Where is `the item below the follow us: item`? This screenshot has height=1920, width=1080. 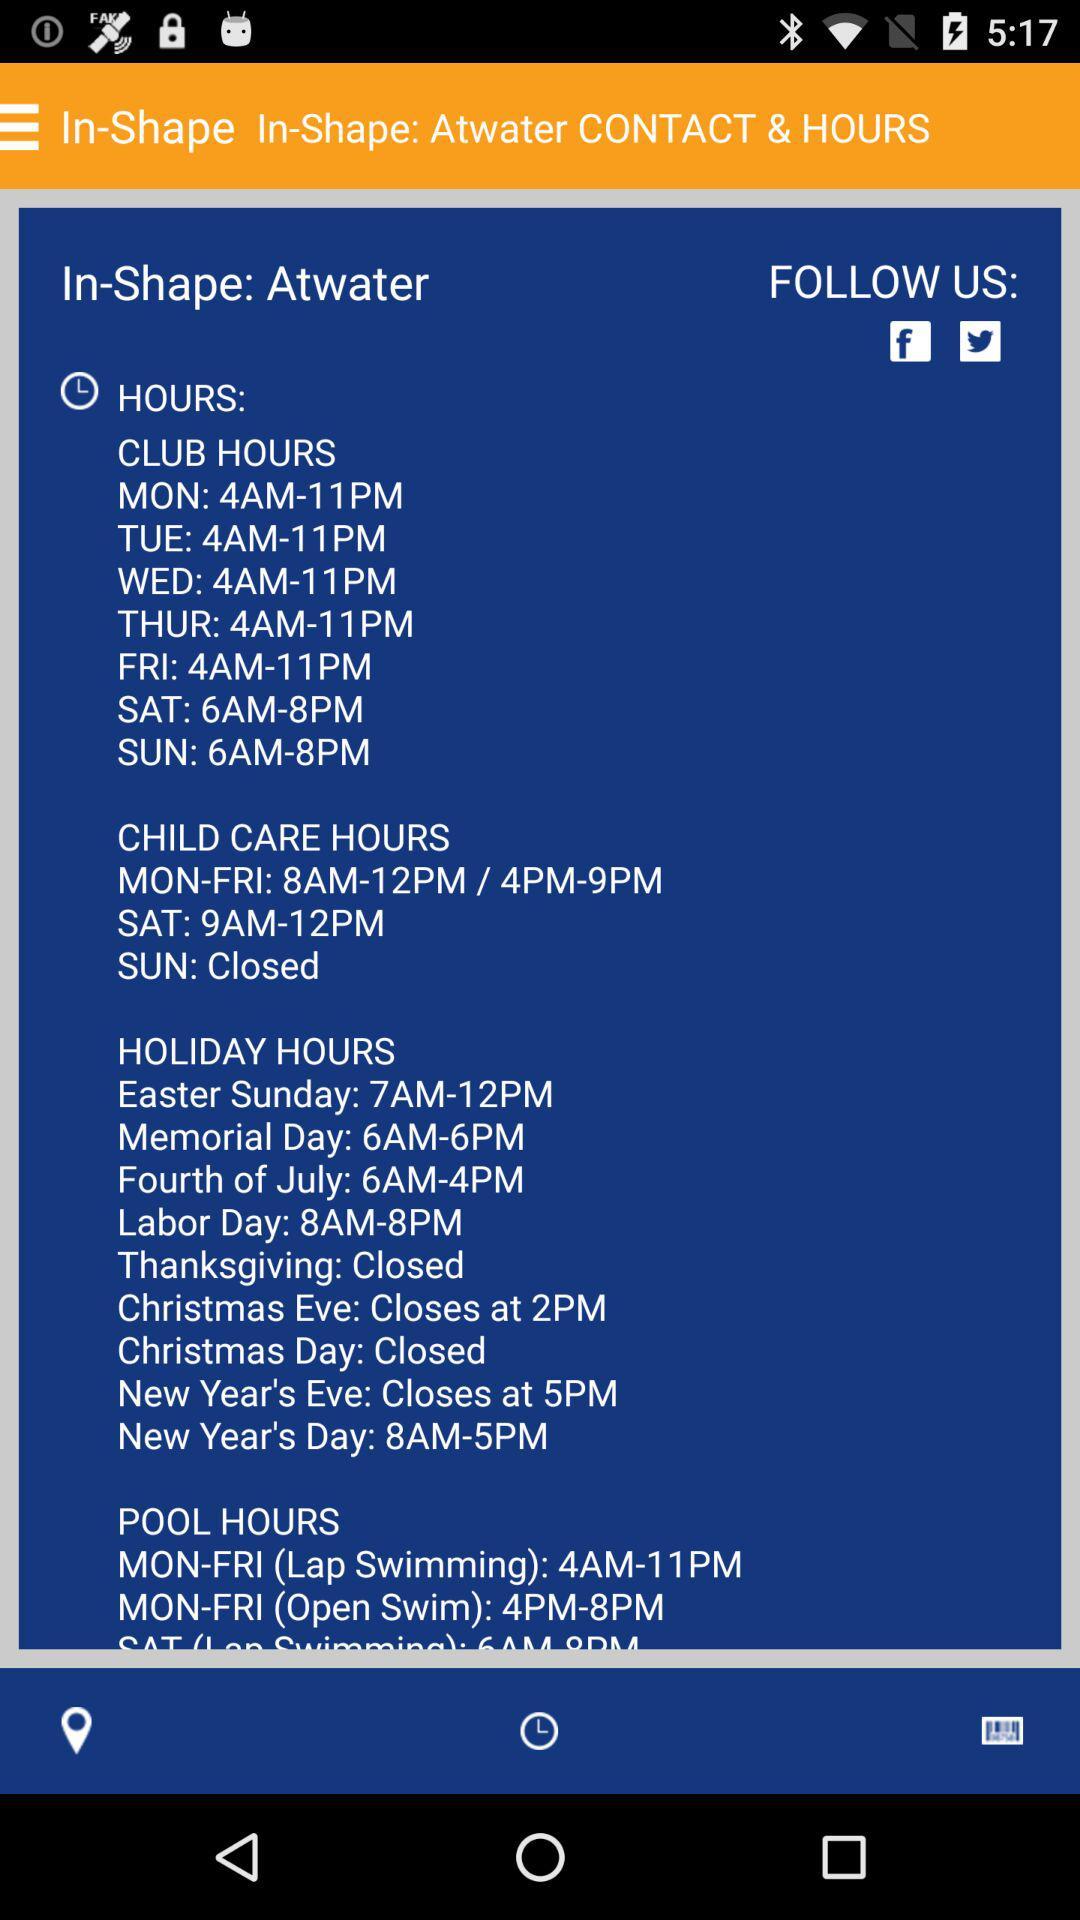
the item below the follow us: item is located at coordinates (910, 341).